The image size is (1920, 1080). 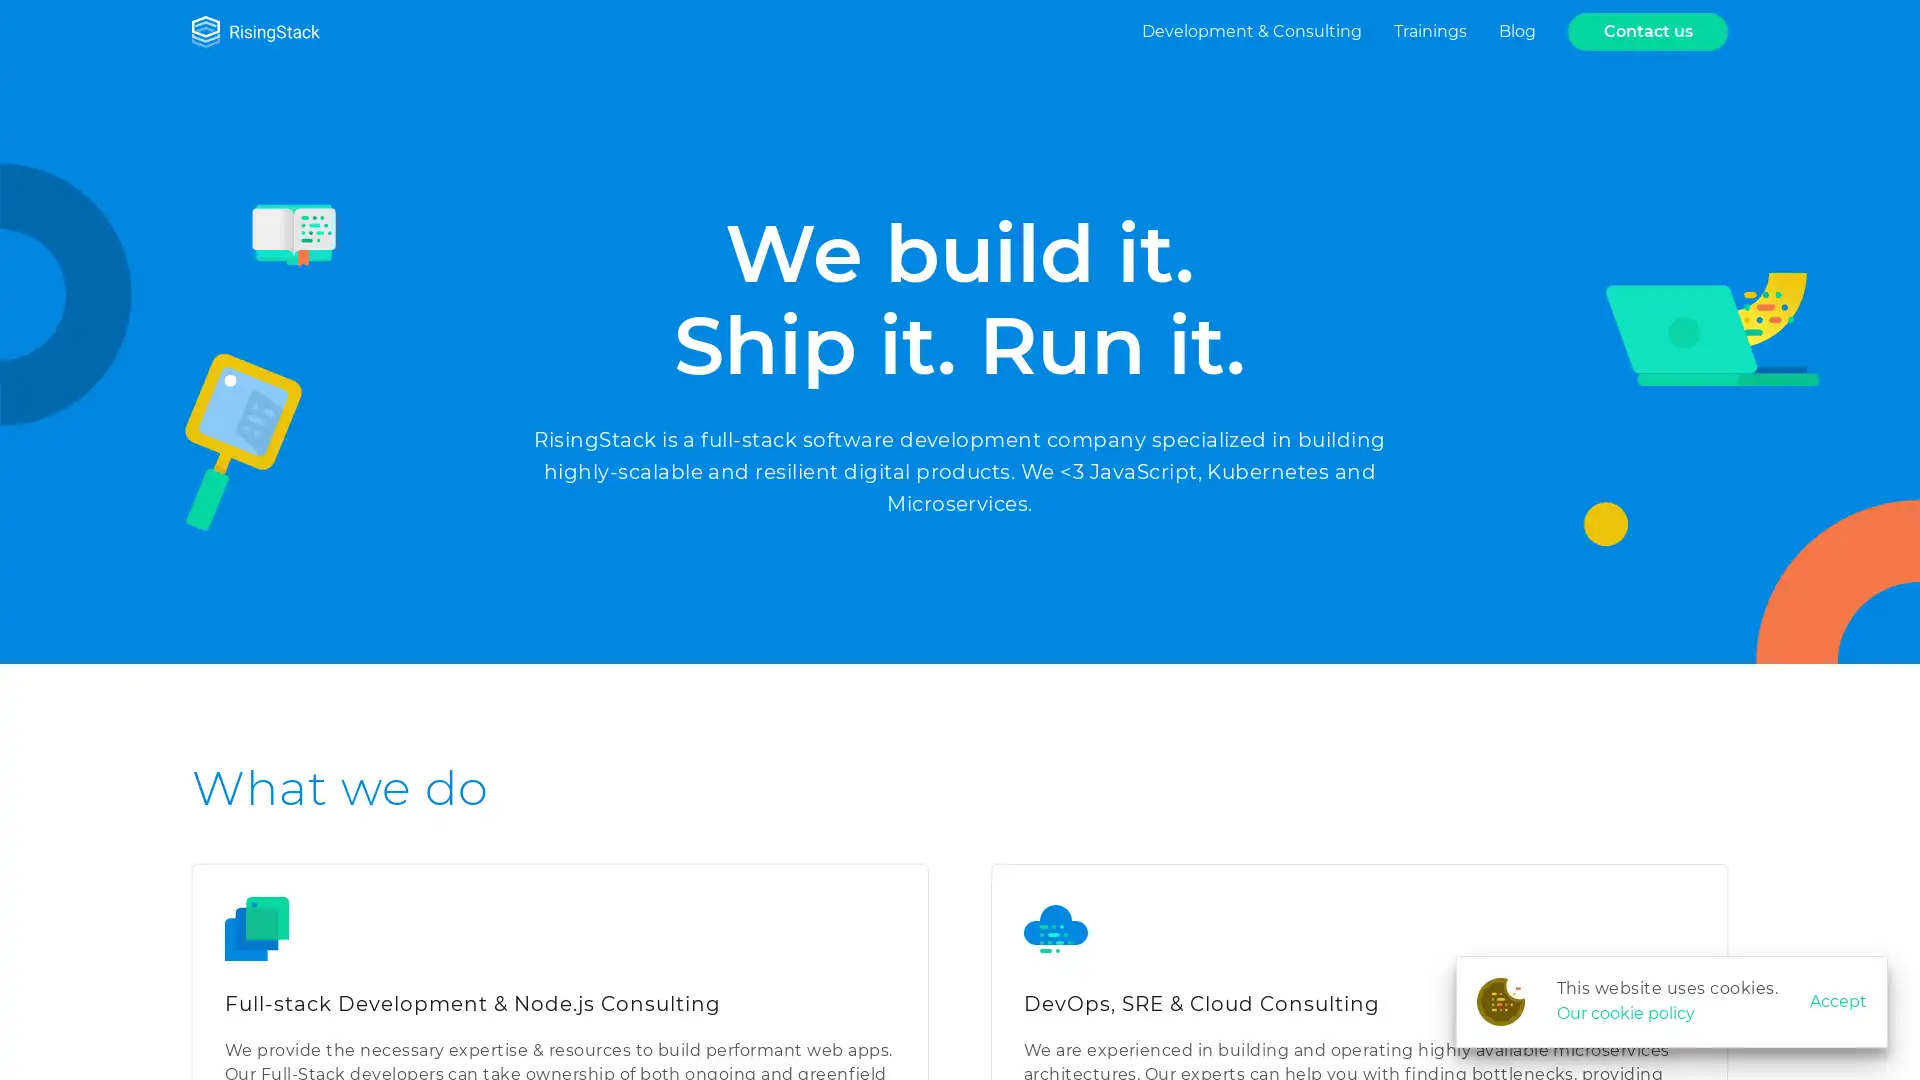 I want to click on Accept, so click(x=1838, y=1002).